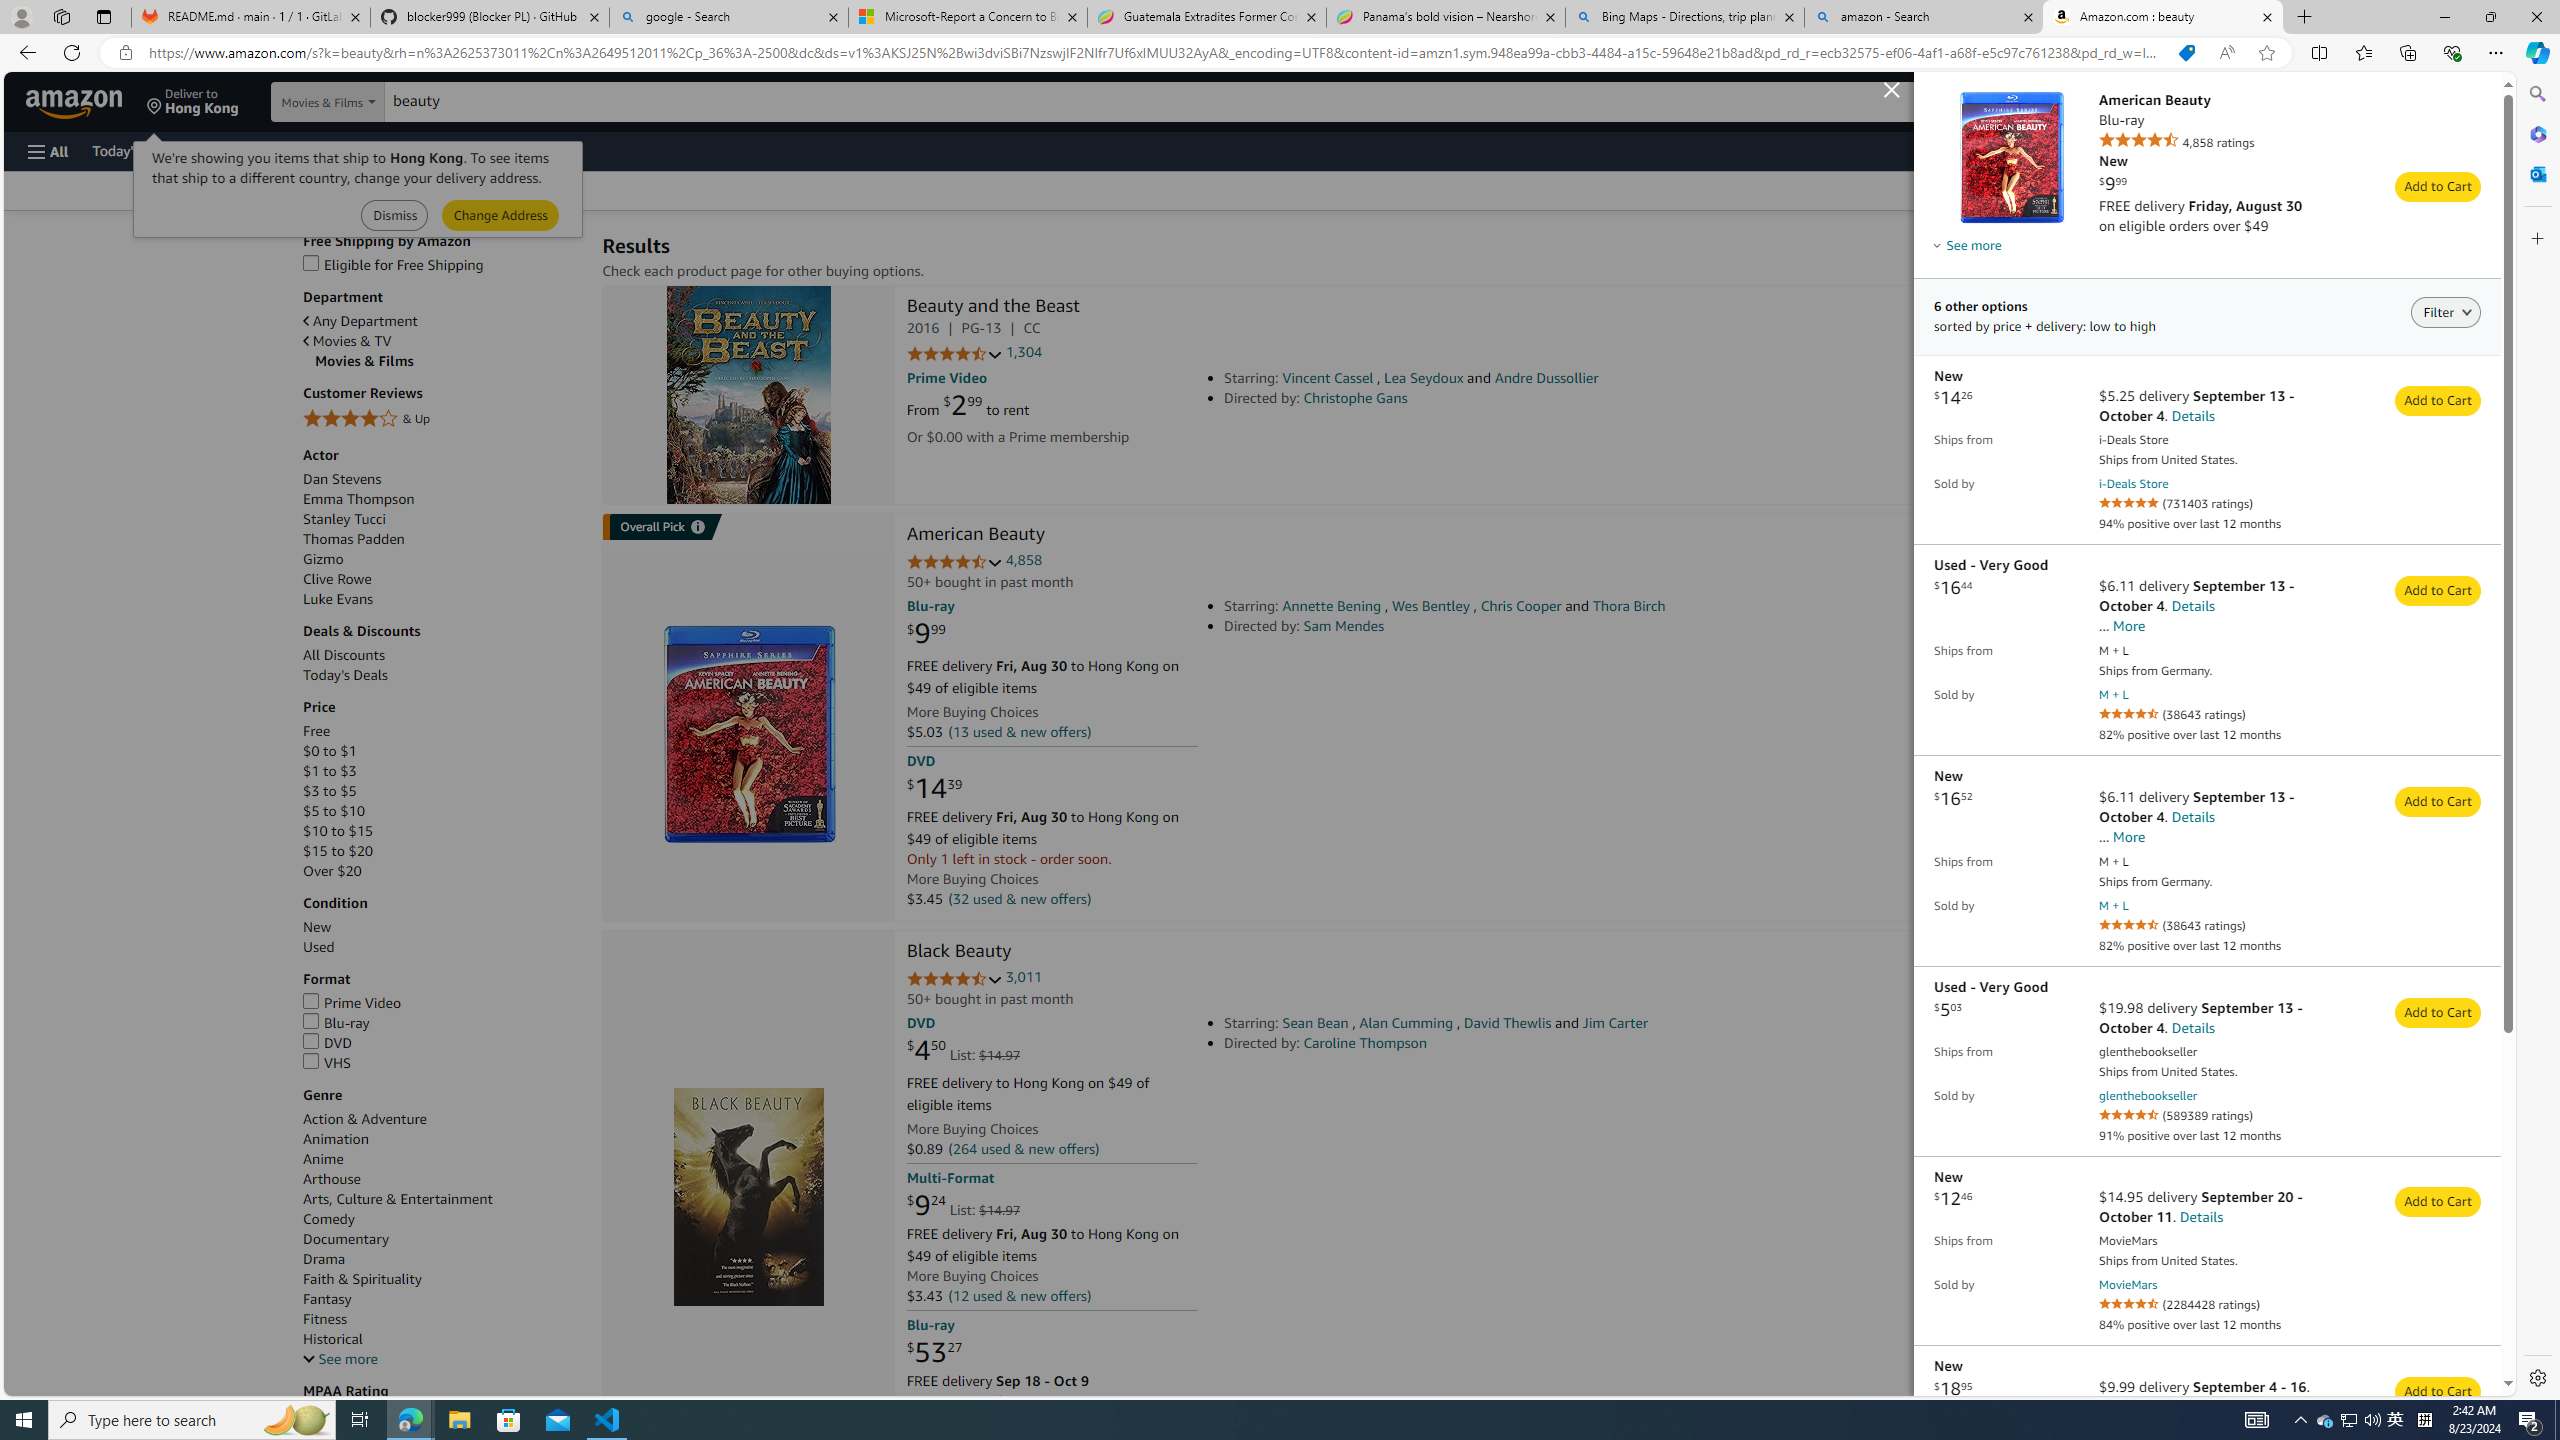 This screenshot has width=2560, height=1440. I want to click on 'Arts, Culture & Entertainment', so click(398, 1198).